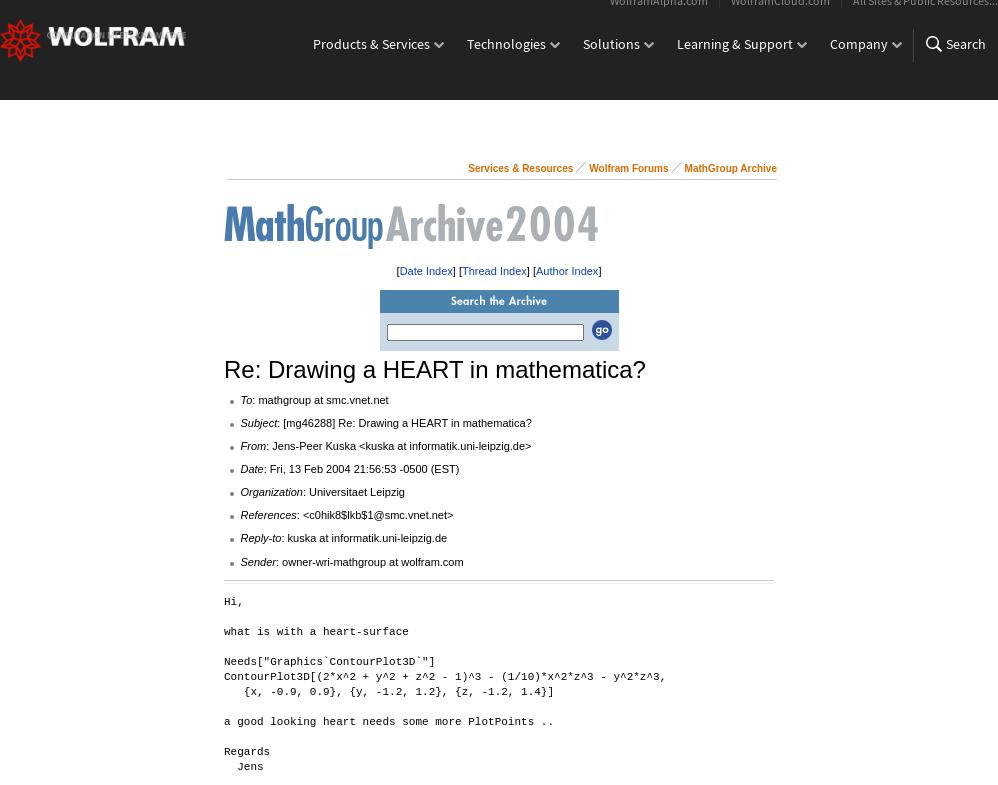 The width and height of the screenshot is (998, 785). Describe the element at coordinates (925, 12) in the screenshot. I see `'All Sites & Public Resources...'` at that location.